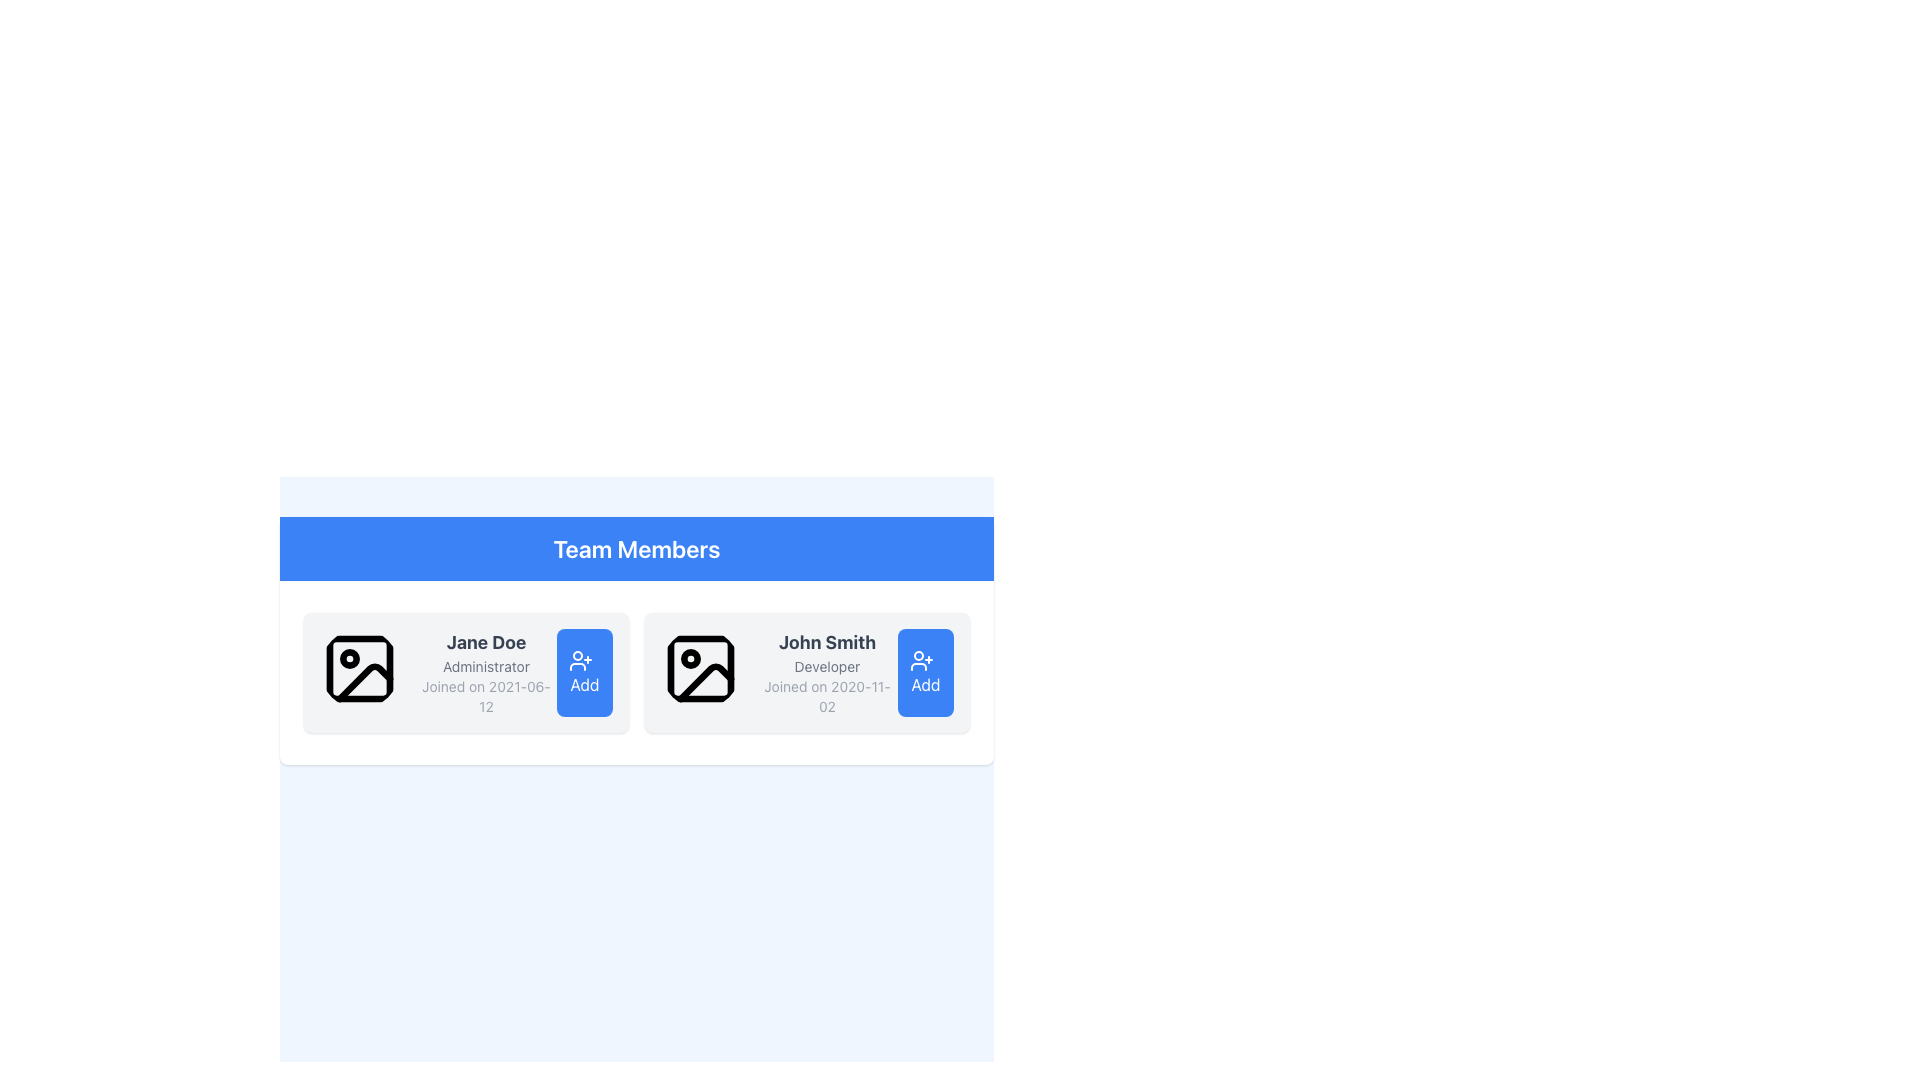 This screenshot has height=1080, width=1920. Describe the element at coordinates (486, 667) in the screenshot. I see `static text label displaying 'Administrator', which is positioned below the name 'Jane Doe'` at that location.